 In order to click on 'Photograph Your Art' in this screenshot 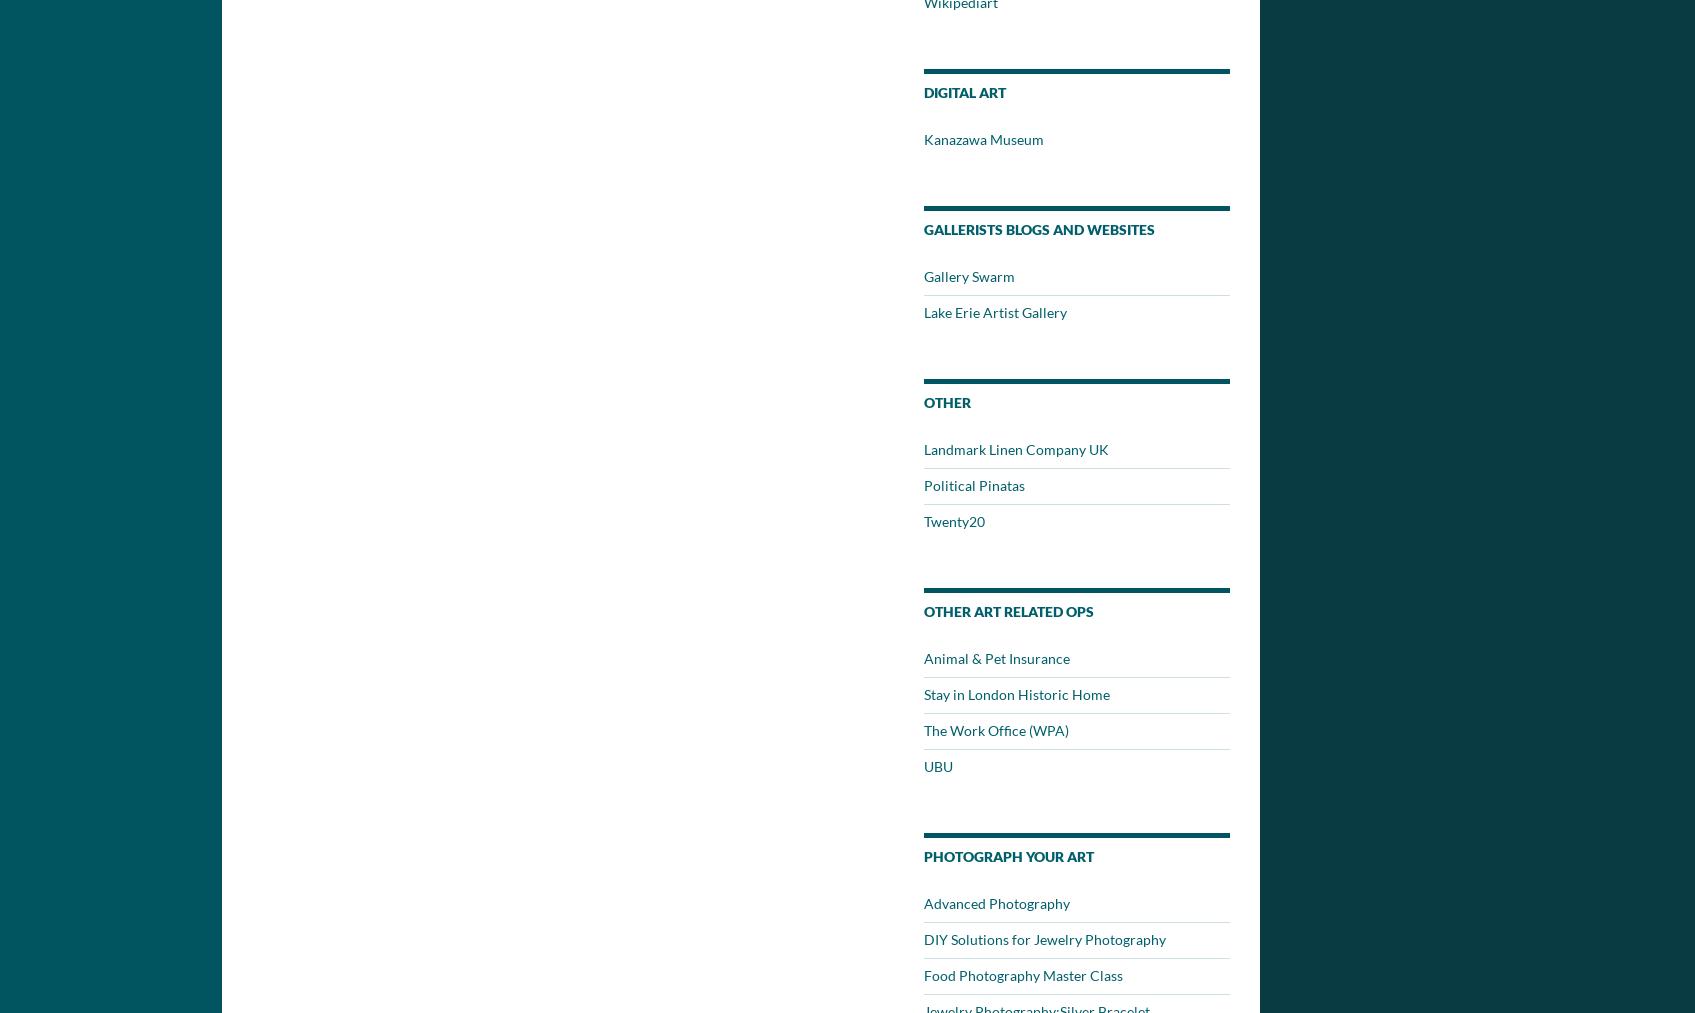, I will do `click(923, 855)`.